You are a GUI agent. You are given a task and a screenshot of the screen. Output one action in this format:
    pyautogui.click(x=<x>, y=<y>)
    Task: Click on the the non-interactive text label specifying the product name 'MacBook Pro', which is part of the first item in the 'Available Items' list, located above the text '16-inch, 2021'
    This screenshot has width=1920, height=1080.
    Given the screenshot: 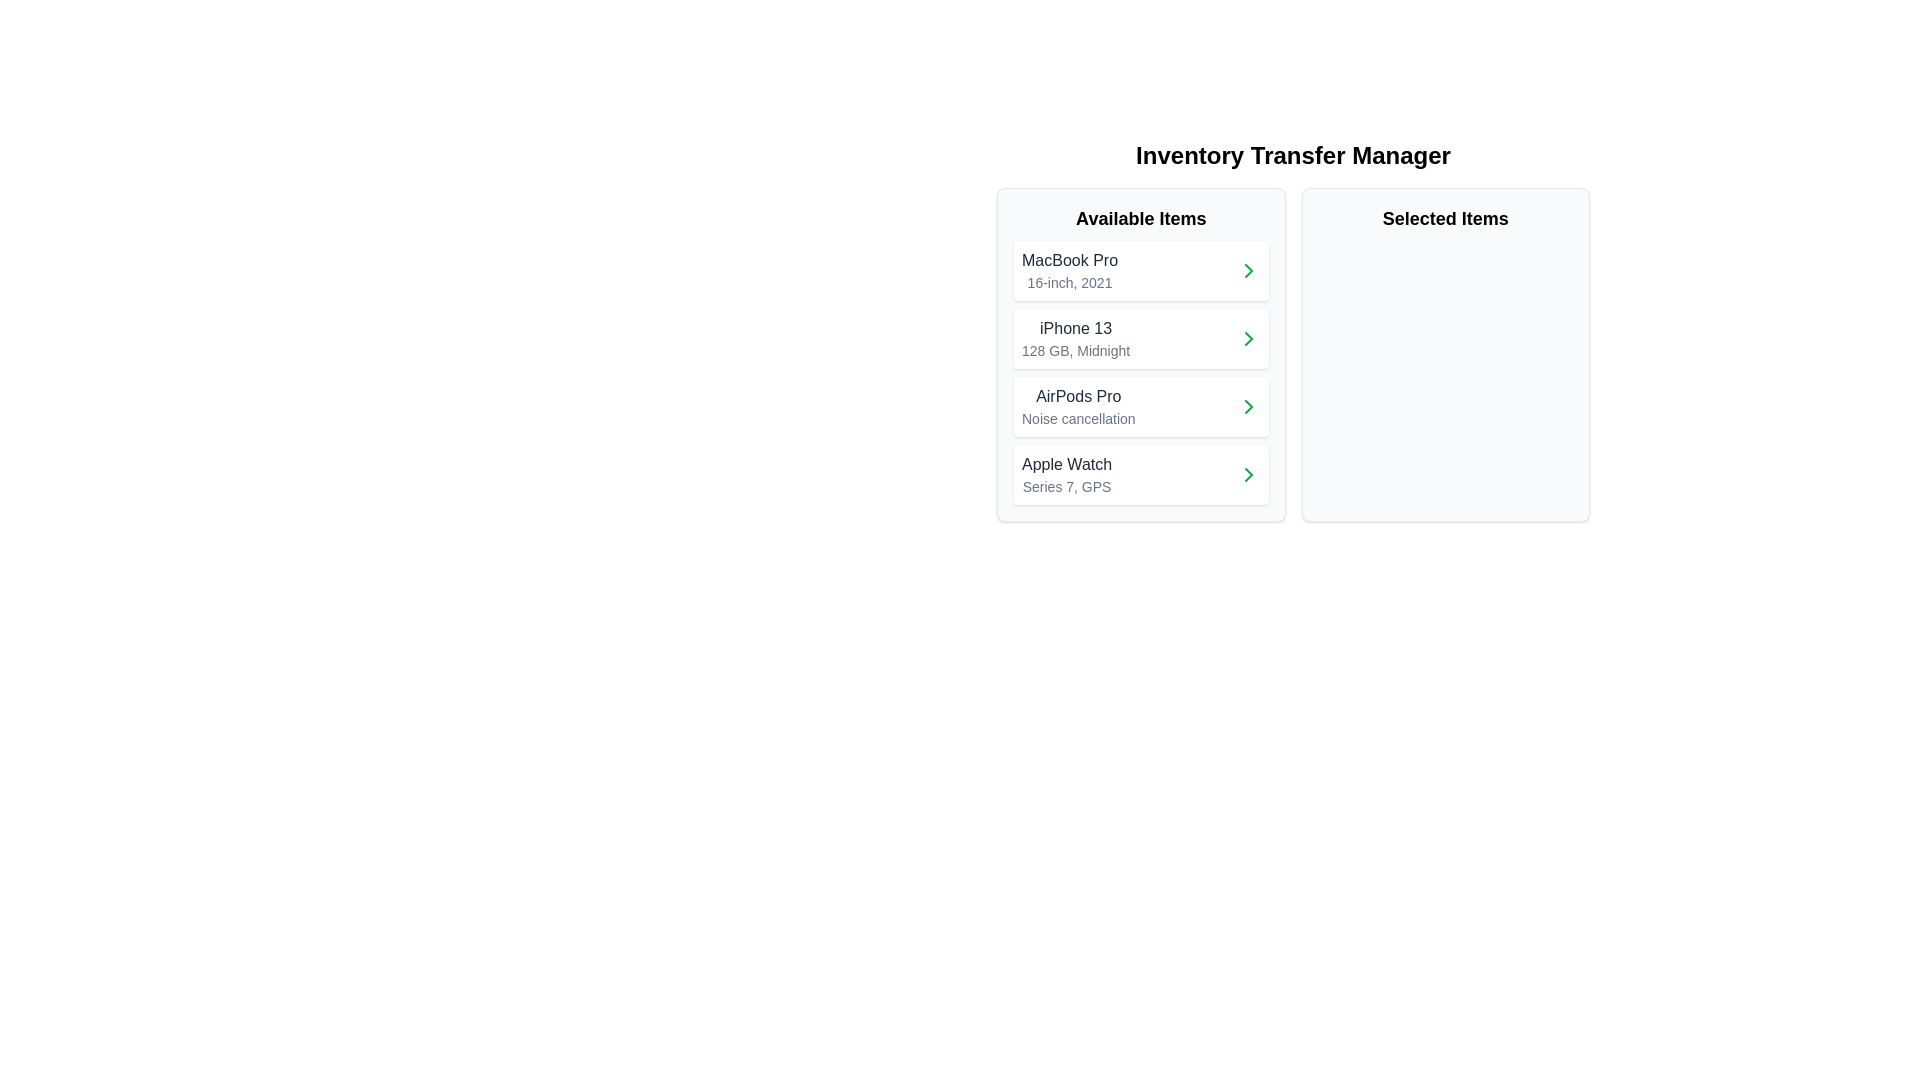 What is the action you would take?
    pyautogui.click(x=1069, y=260)
    